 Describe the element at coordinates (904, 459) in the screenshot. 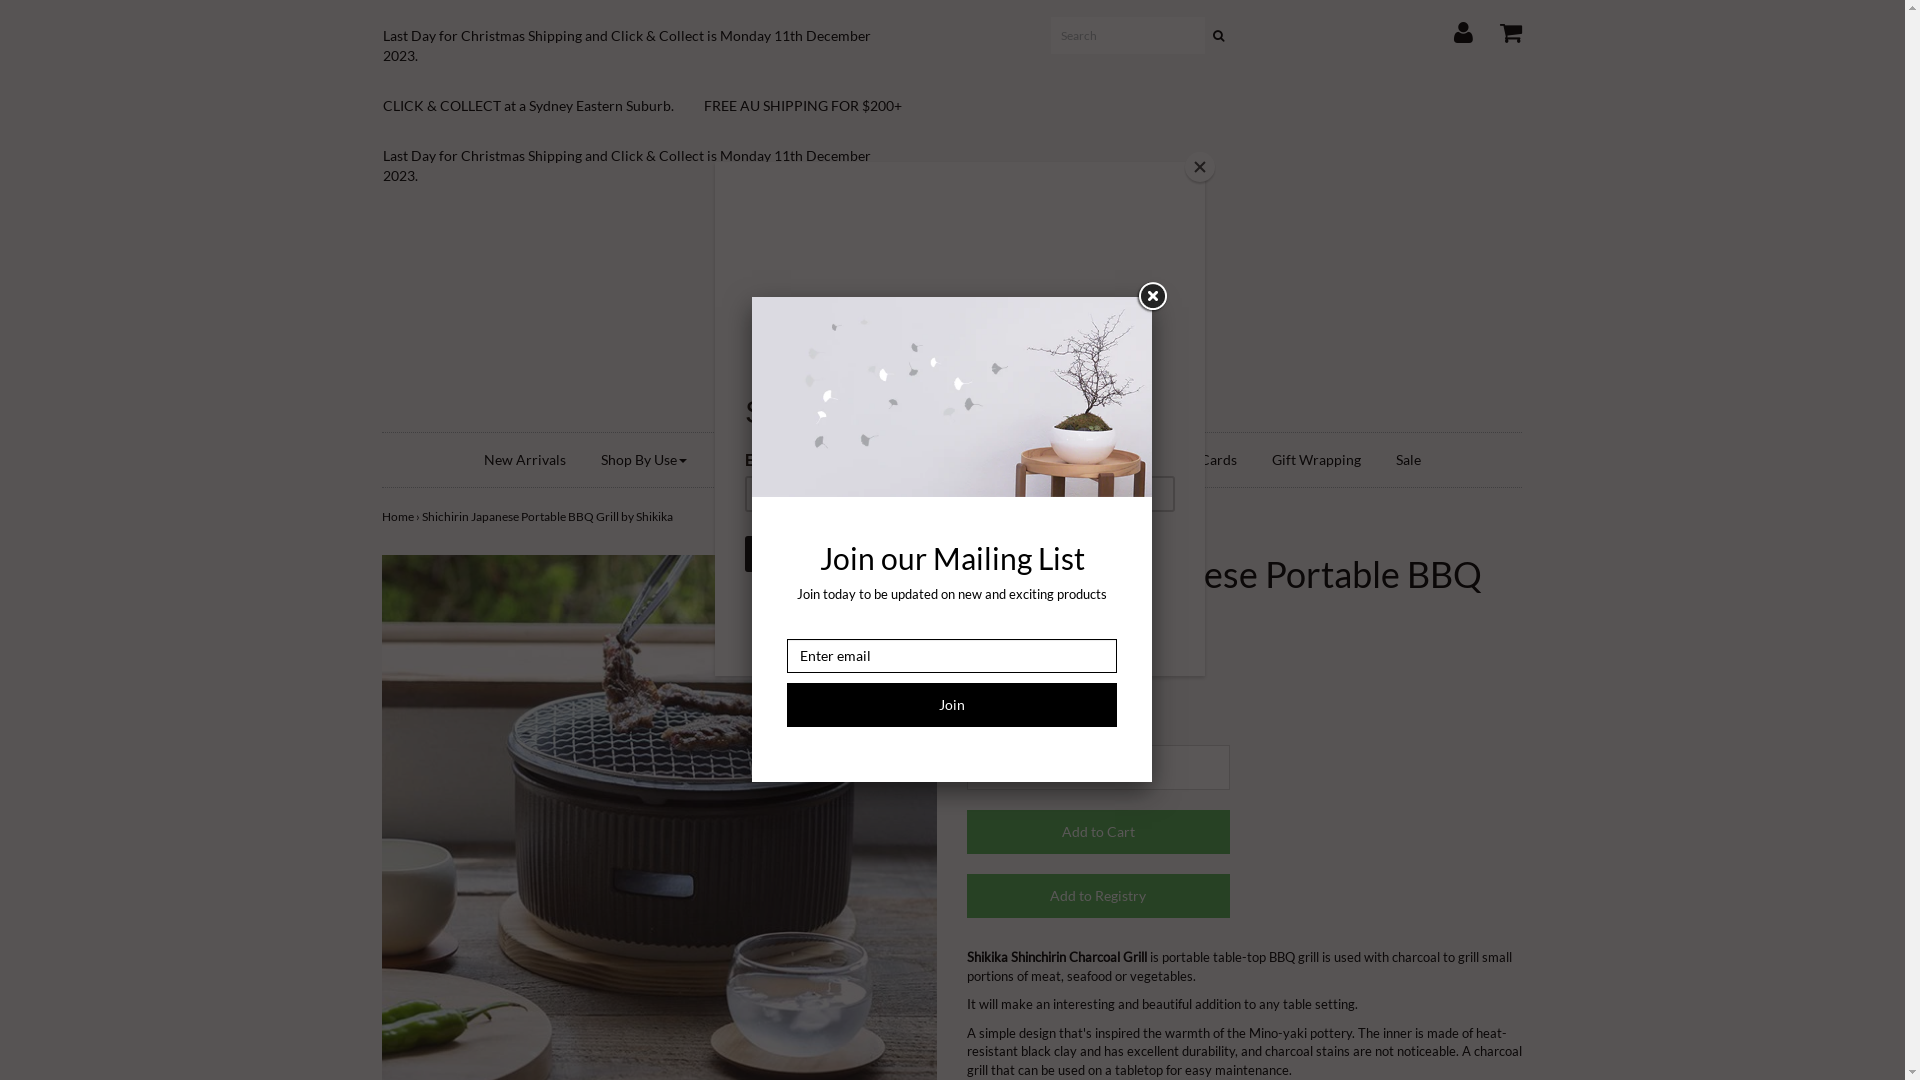

I see `'Sola Cubes'` at that location.